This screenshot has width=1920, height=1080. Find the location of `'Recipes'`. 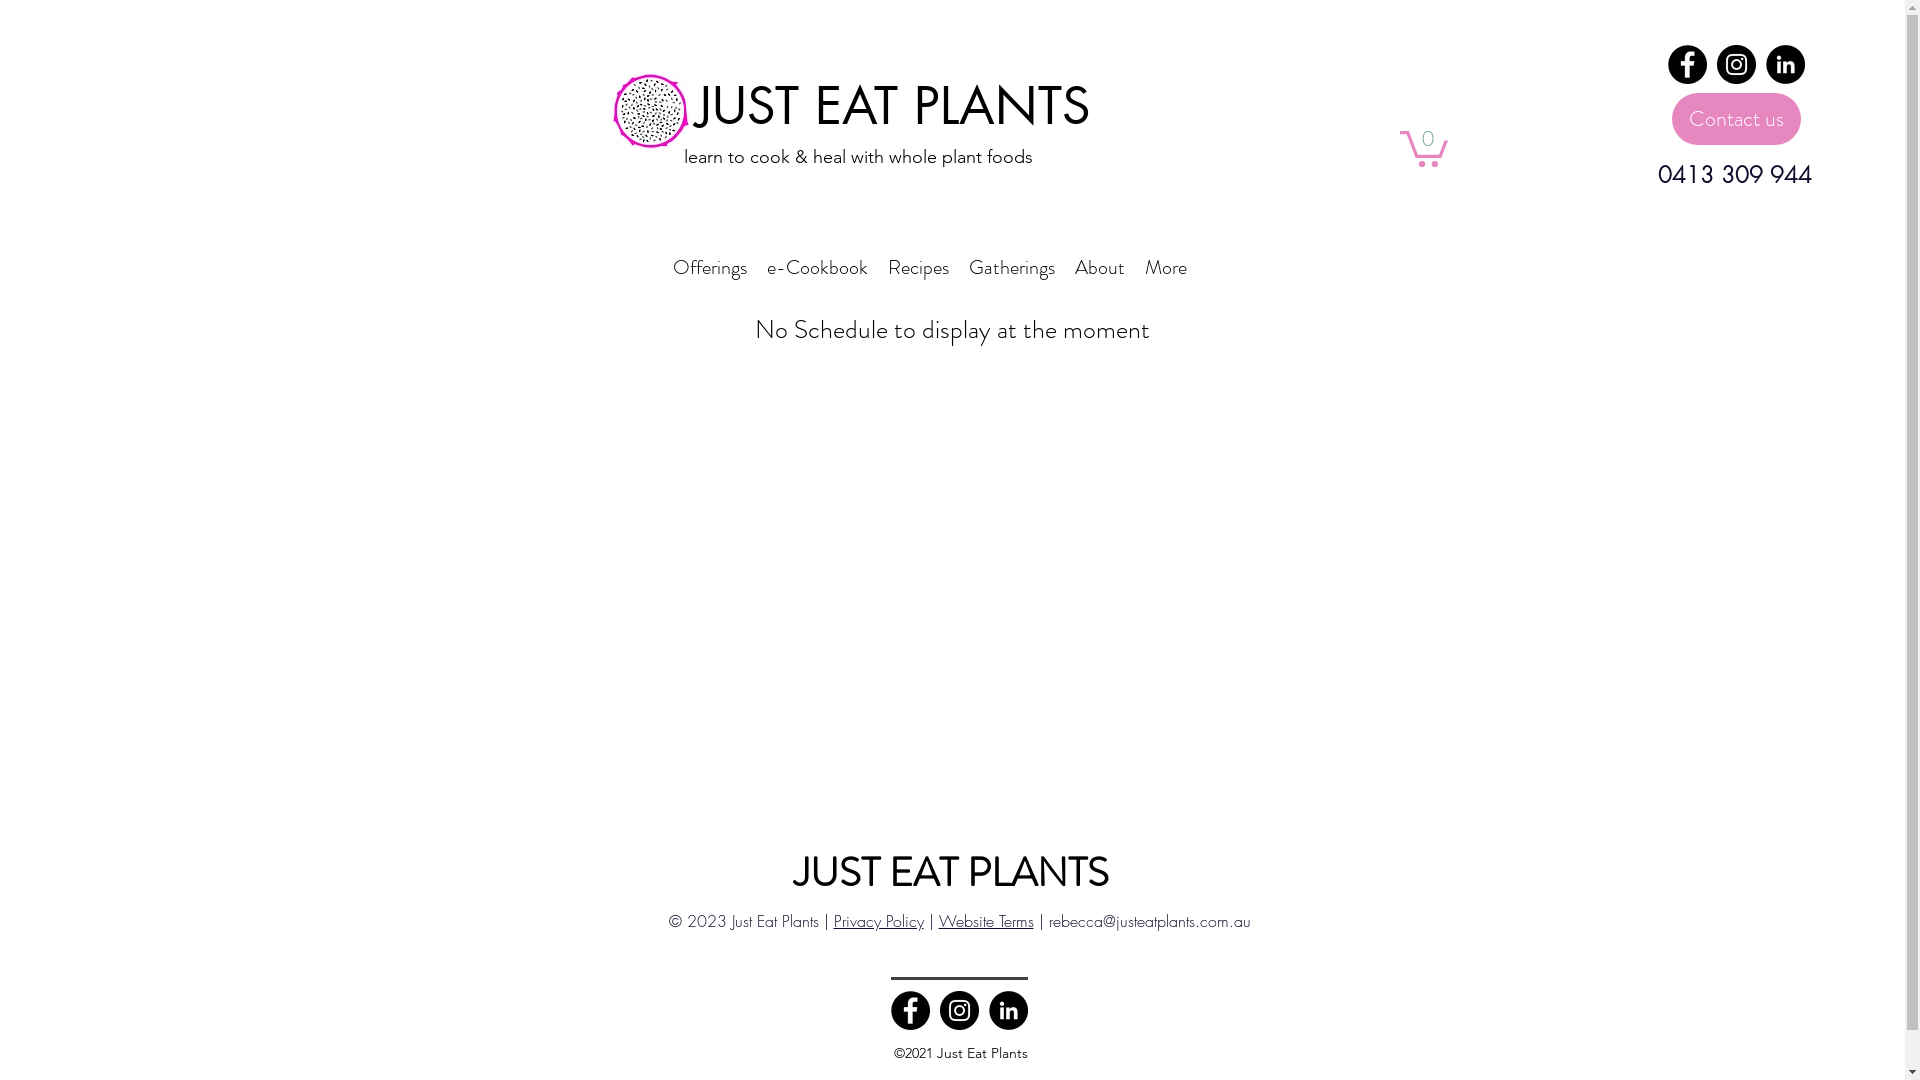

'Recipes' is located at coordinates (917, 266).